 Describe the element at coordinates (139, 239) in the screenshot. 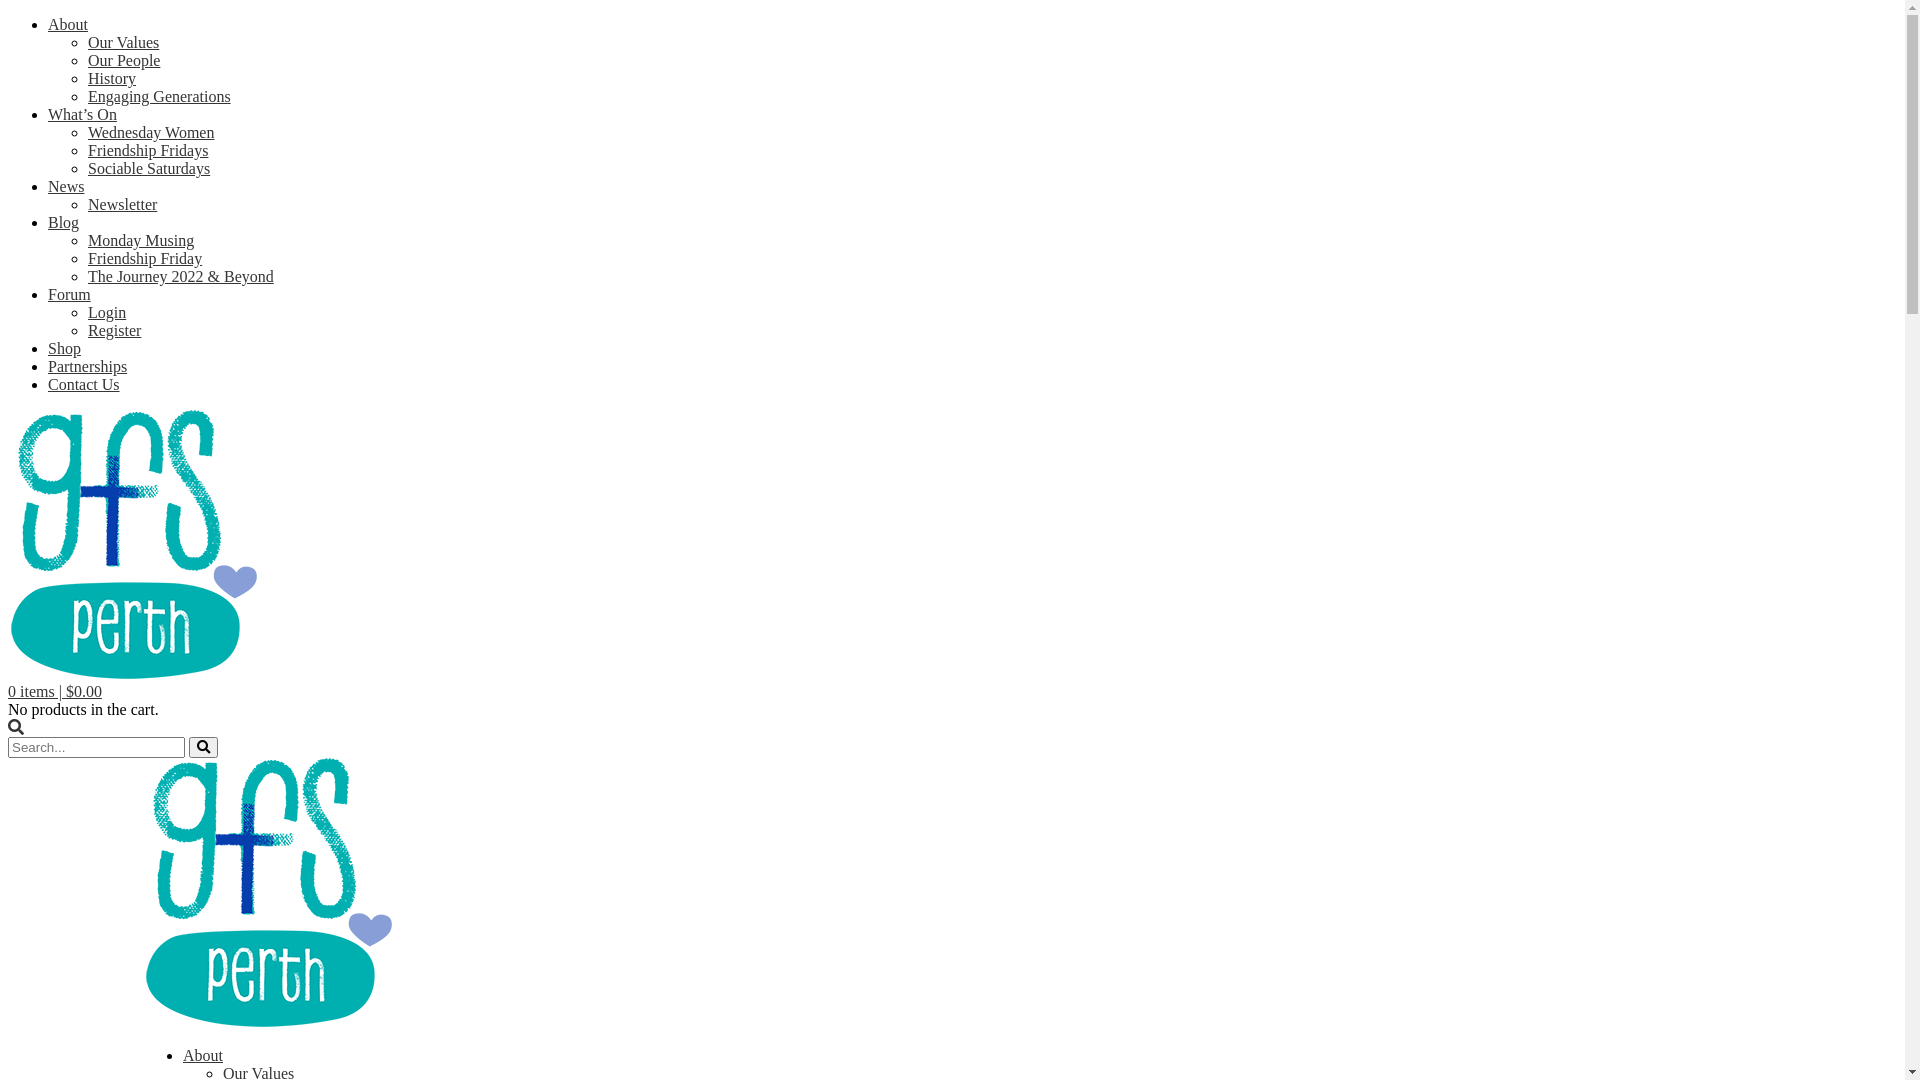

I see `'Monday Musing'` at that location.